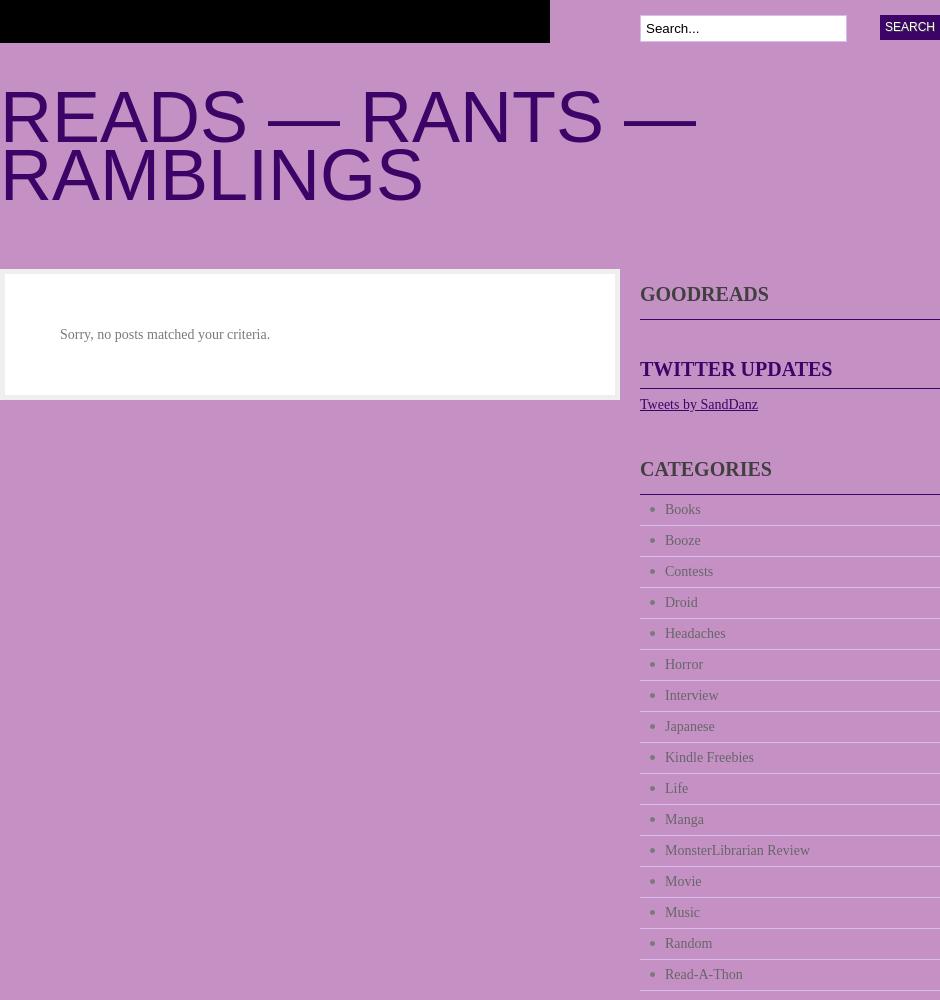 The height and width of the screenshot is (1000, 940). I want to click on 'Categories', so click(705, 468).